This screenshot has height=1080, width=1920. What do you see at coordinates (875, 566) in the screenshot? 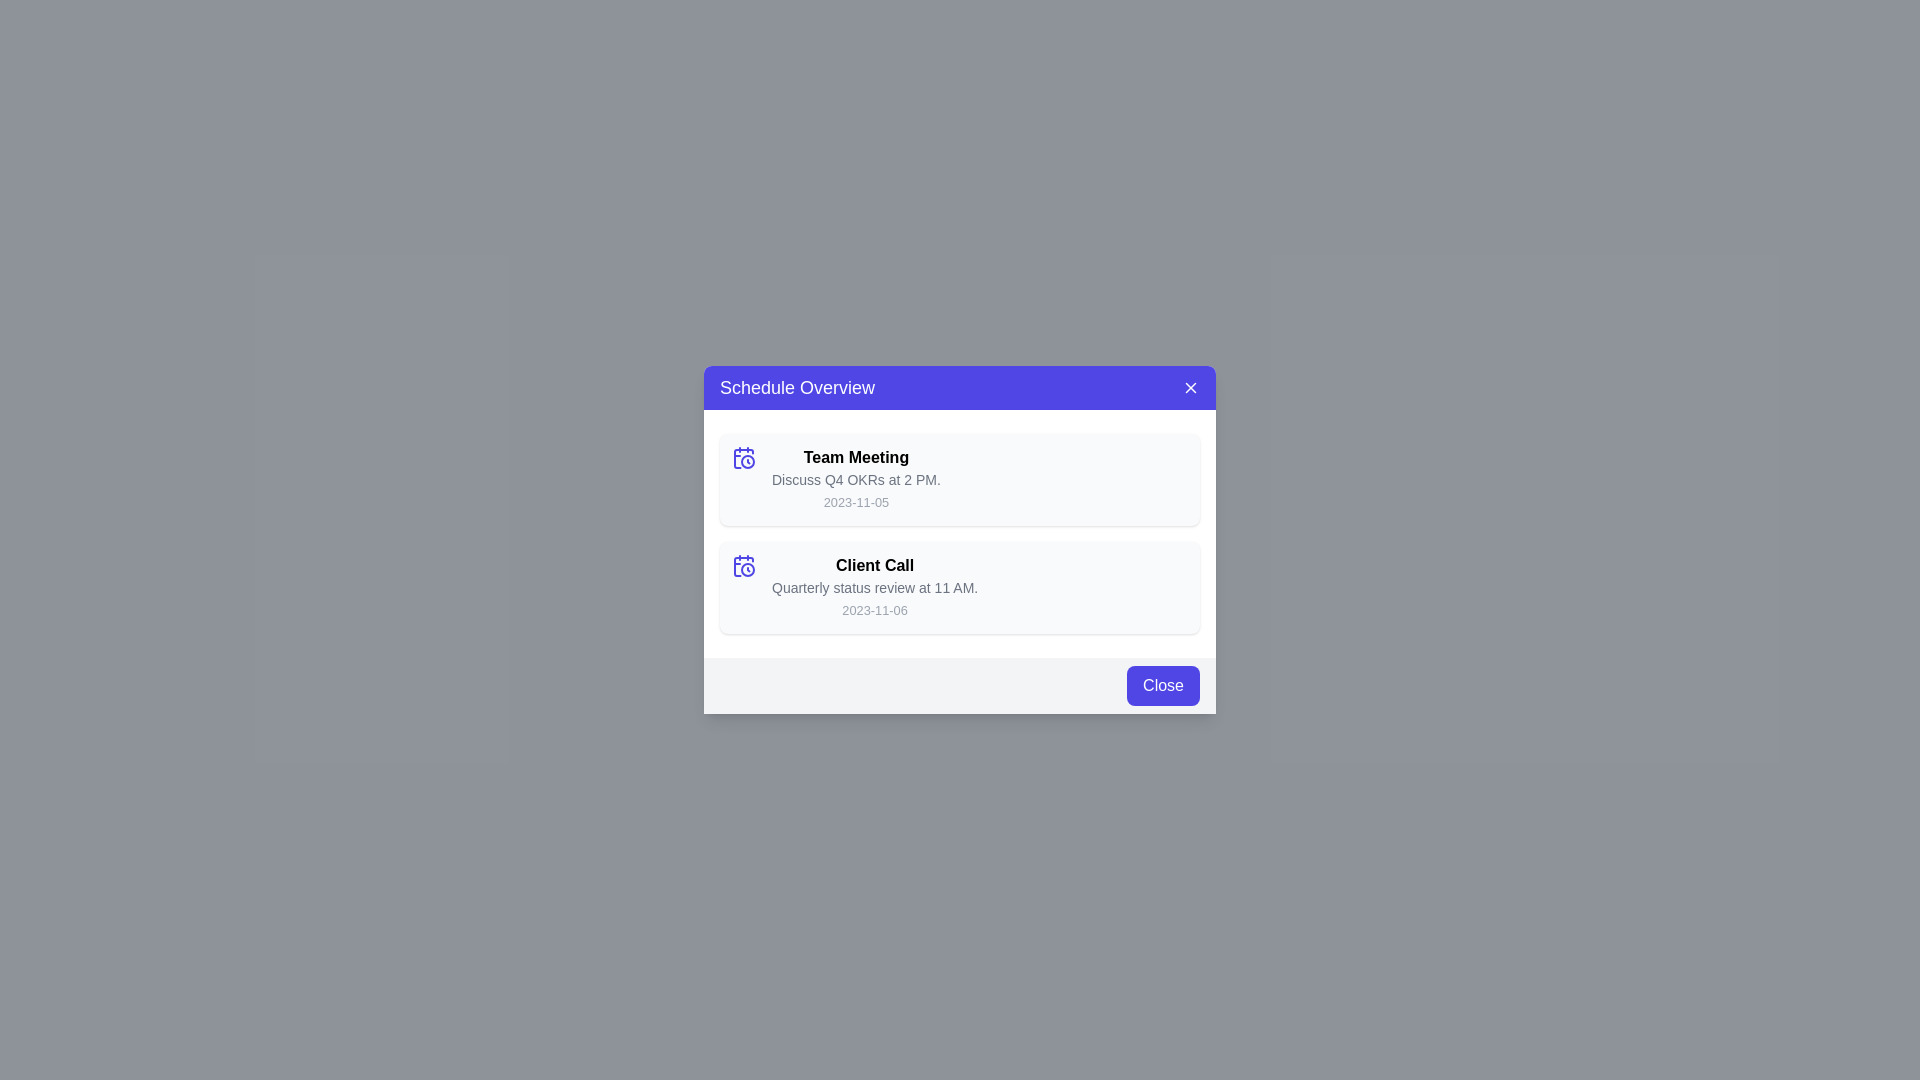
I see `the bold text label displaying 'Client Call', which is located in the central portion of the scheduling information section above the description and date details` at bounding box center [875, 566].